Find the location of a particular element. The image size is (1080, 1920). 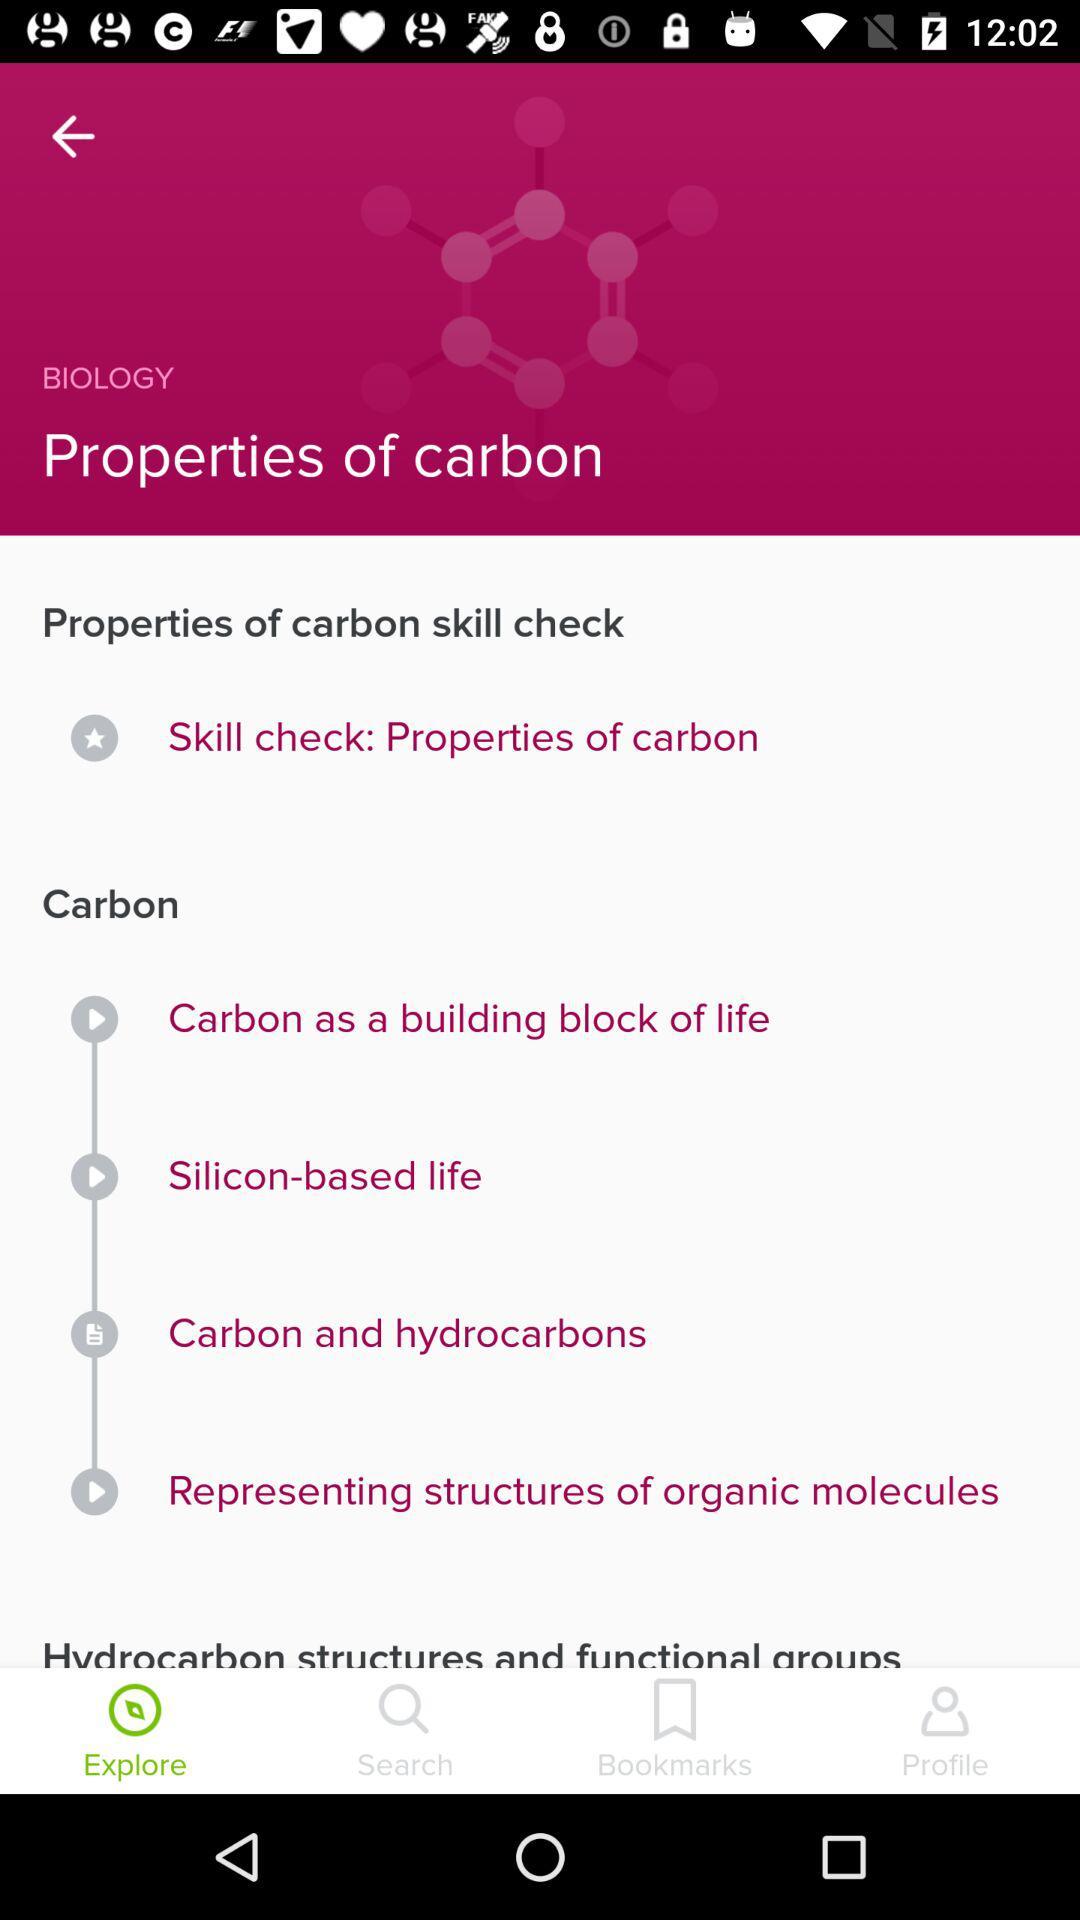

icon next to the bookmarks item is located at coordinates (945, 1732).